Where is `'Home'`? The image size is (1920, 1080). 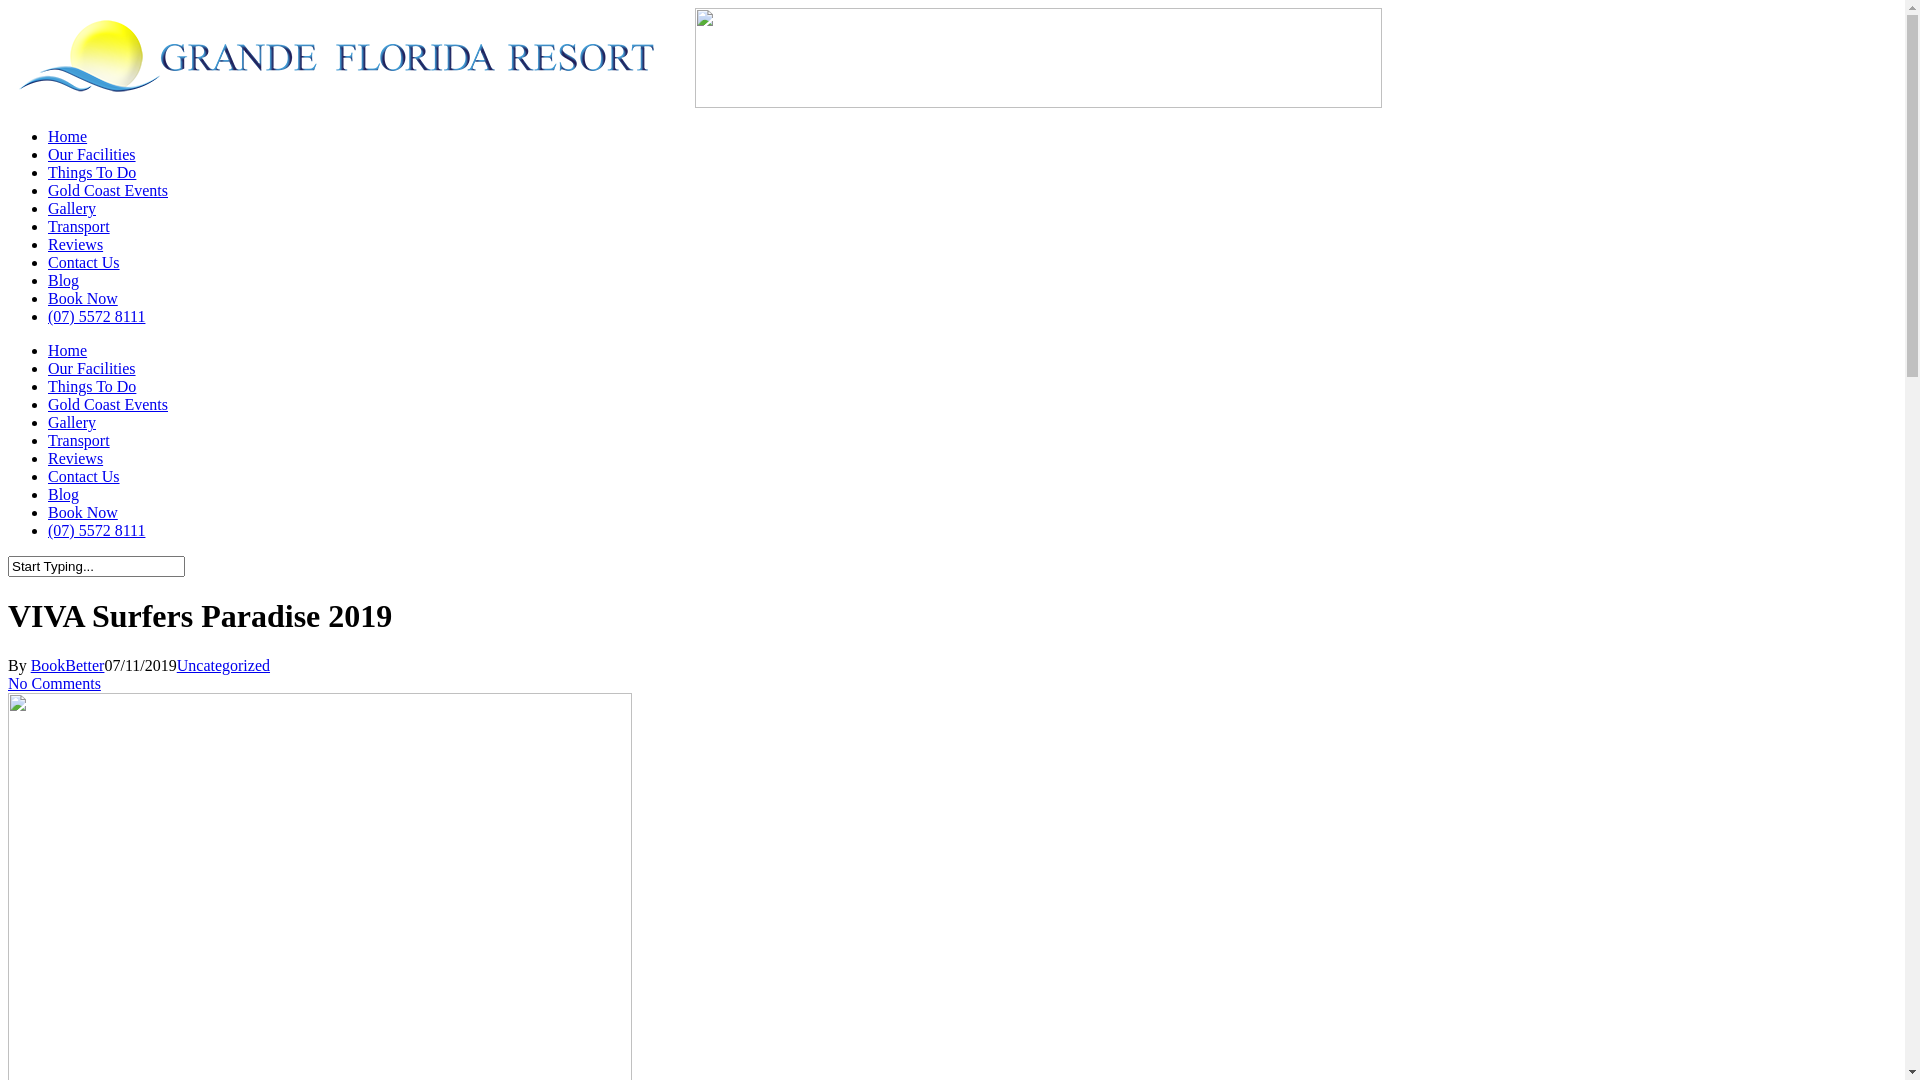
'Home' is located at coordinates (67, 135).